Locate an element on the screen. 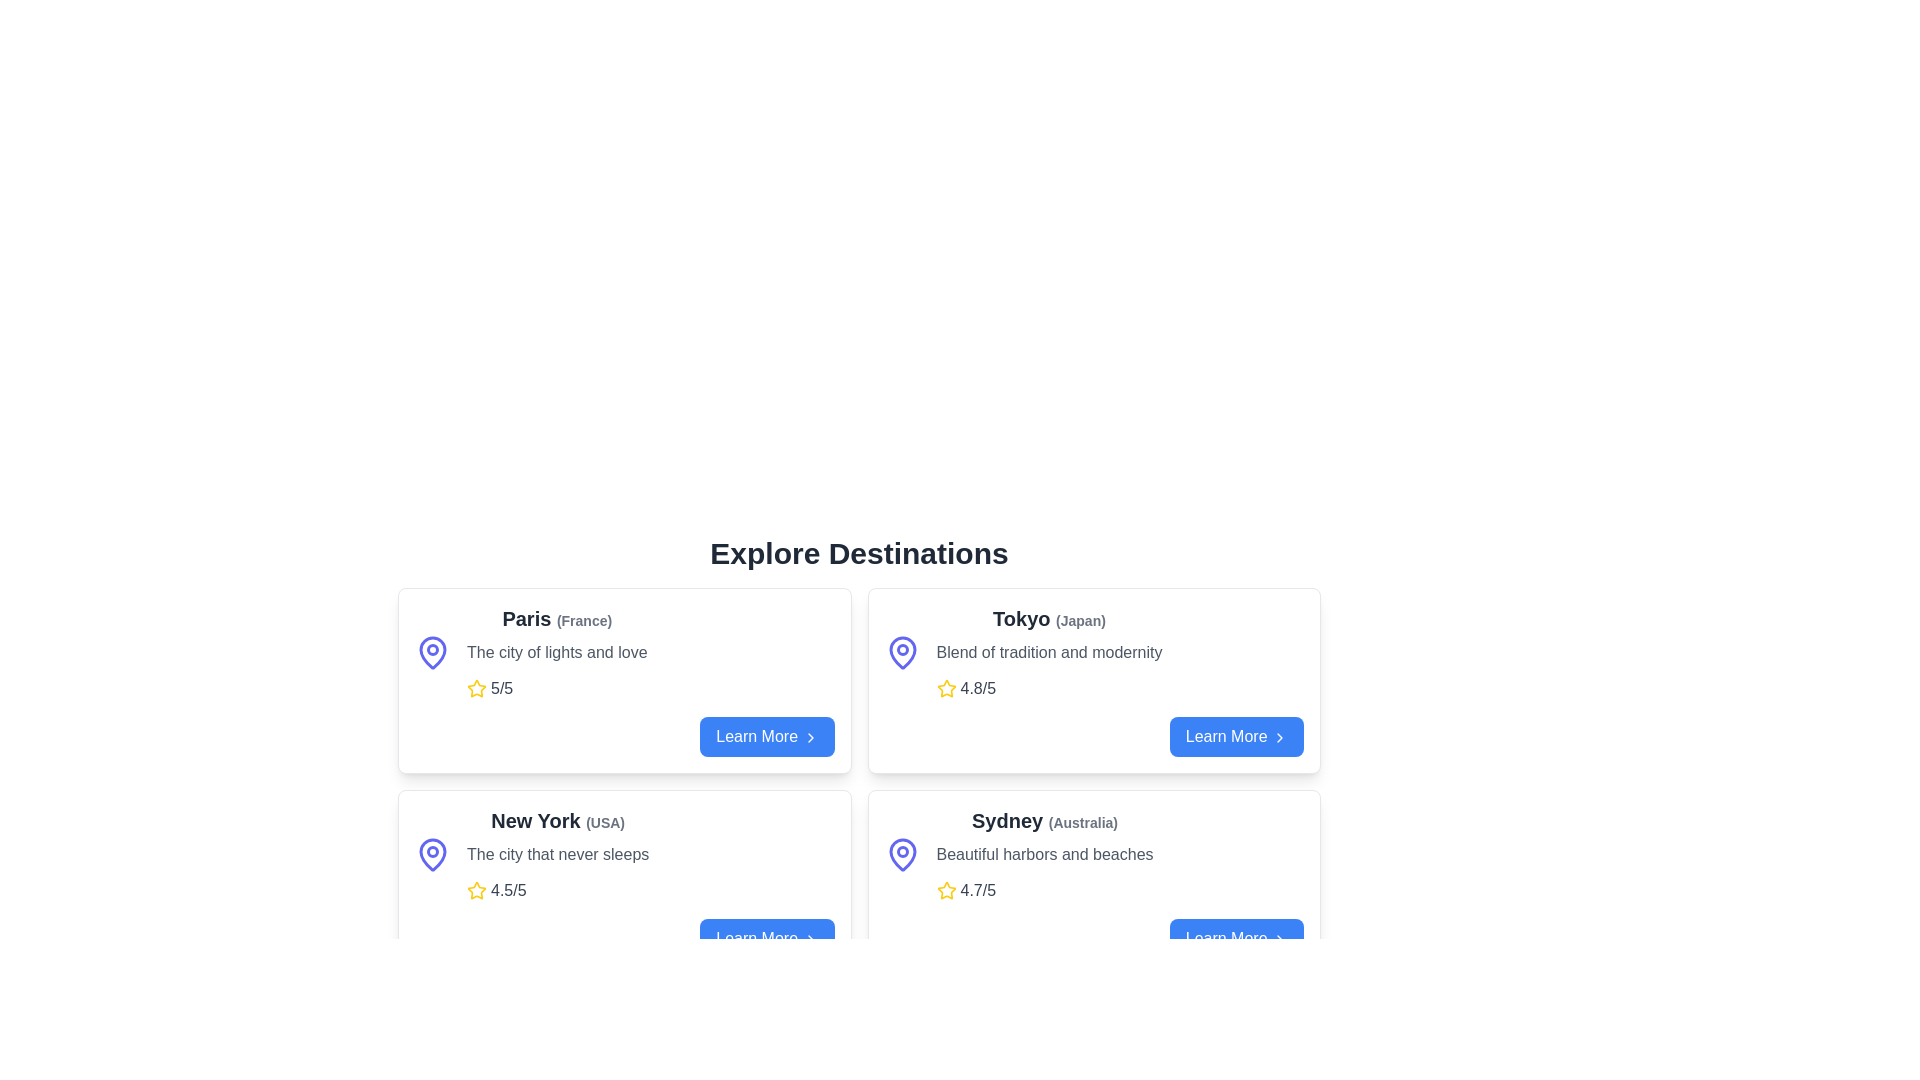 The image size is (1920, 1080). the Text Label displaying the rating '4.8/5' for the destination 'Tokyo (Japan)', located in the second card of the top row, following the star icon is located at coordinates (978, 688).